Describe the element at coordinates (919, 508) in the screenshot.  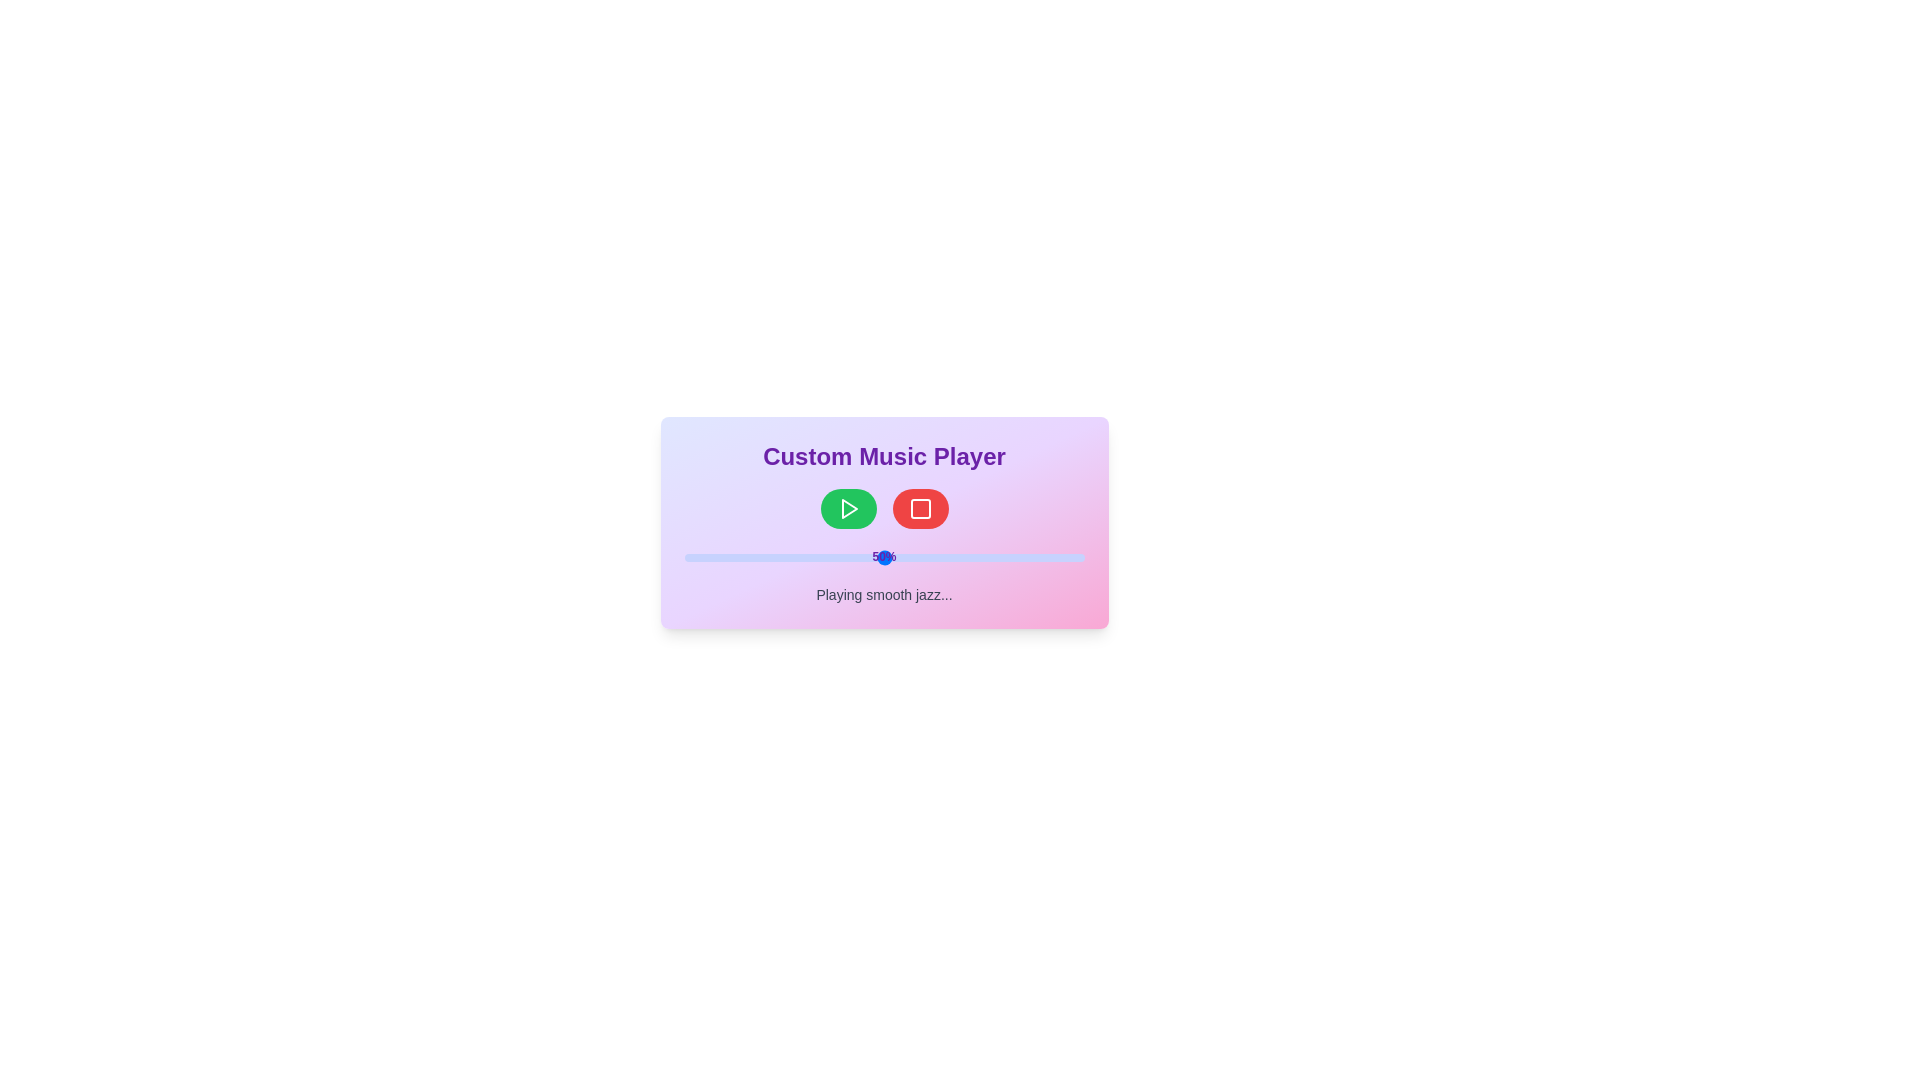
I see `the stop button located in the middle section of the music player interface, positioned to the right of the play button` at that location.